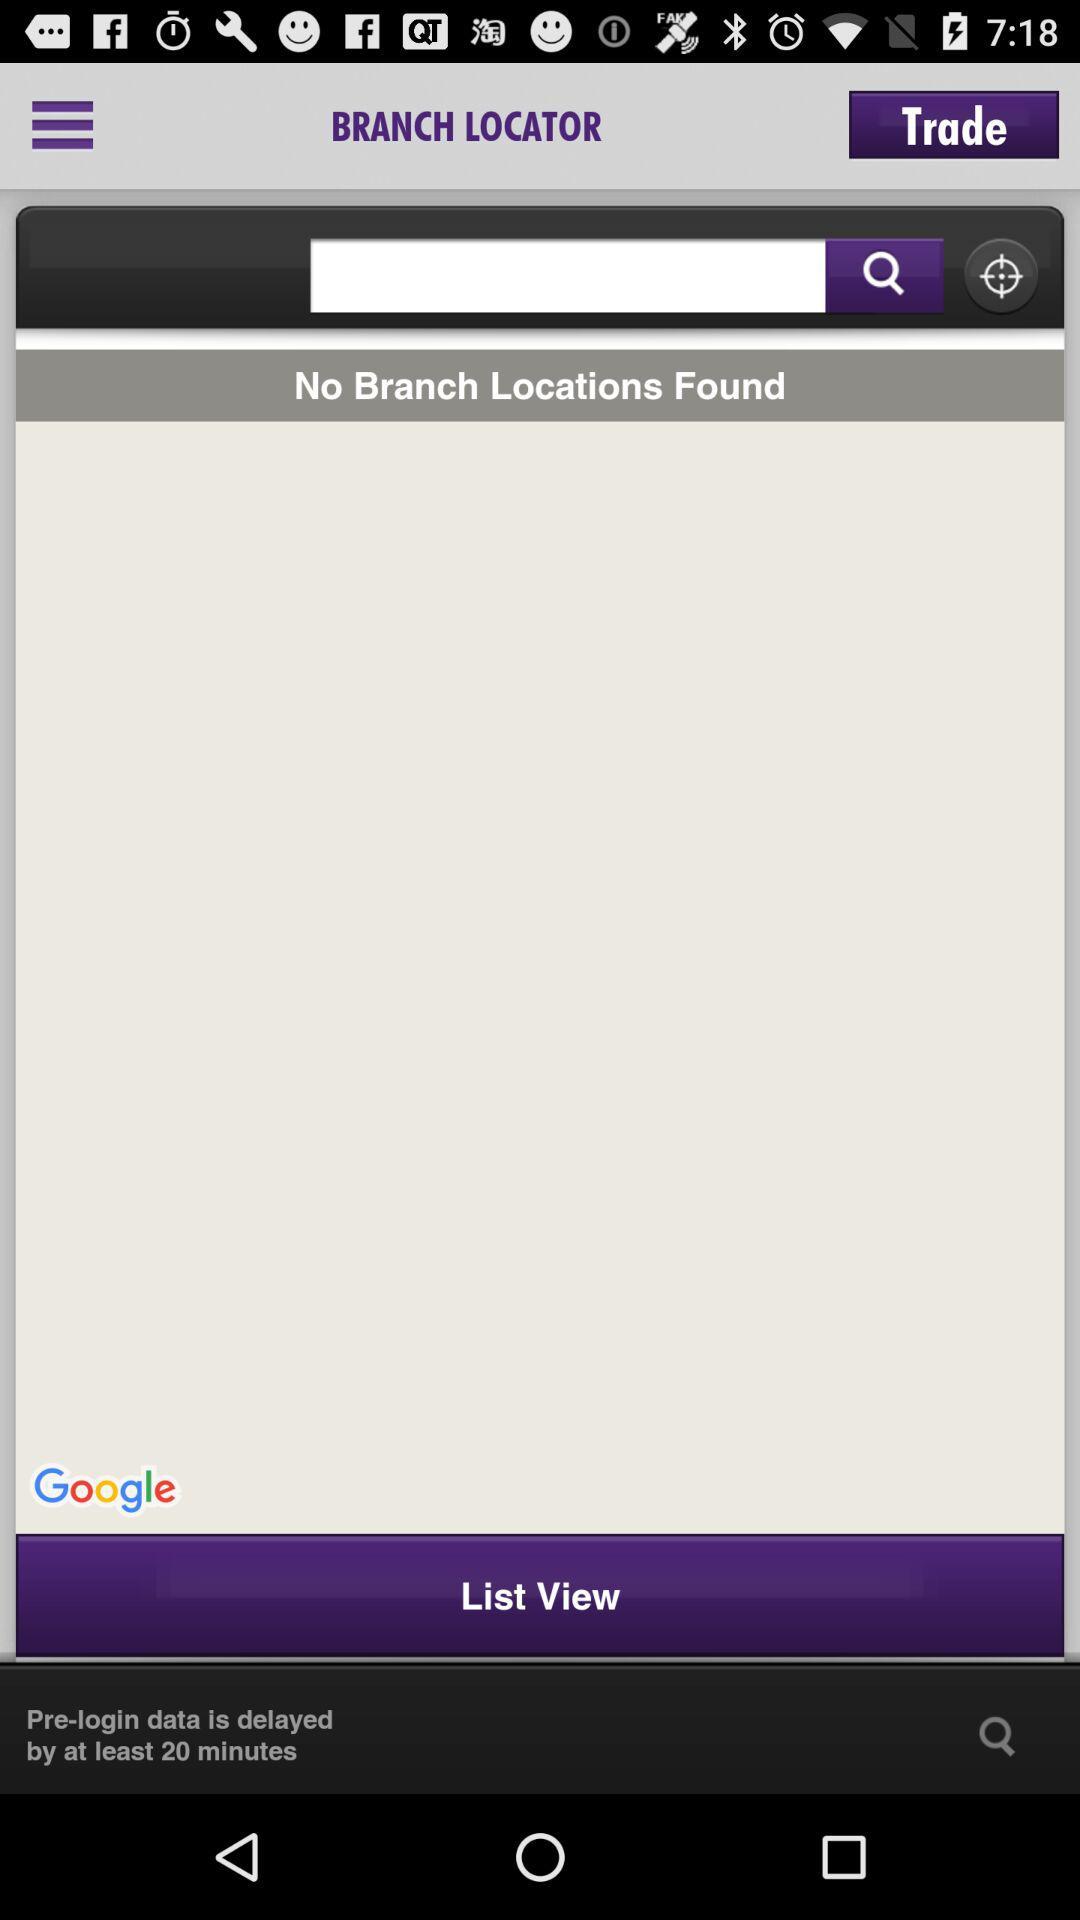  Describe the element at coordinates (1001, 295) in the screenshot. I see `the location_crosshair icon` at that location.